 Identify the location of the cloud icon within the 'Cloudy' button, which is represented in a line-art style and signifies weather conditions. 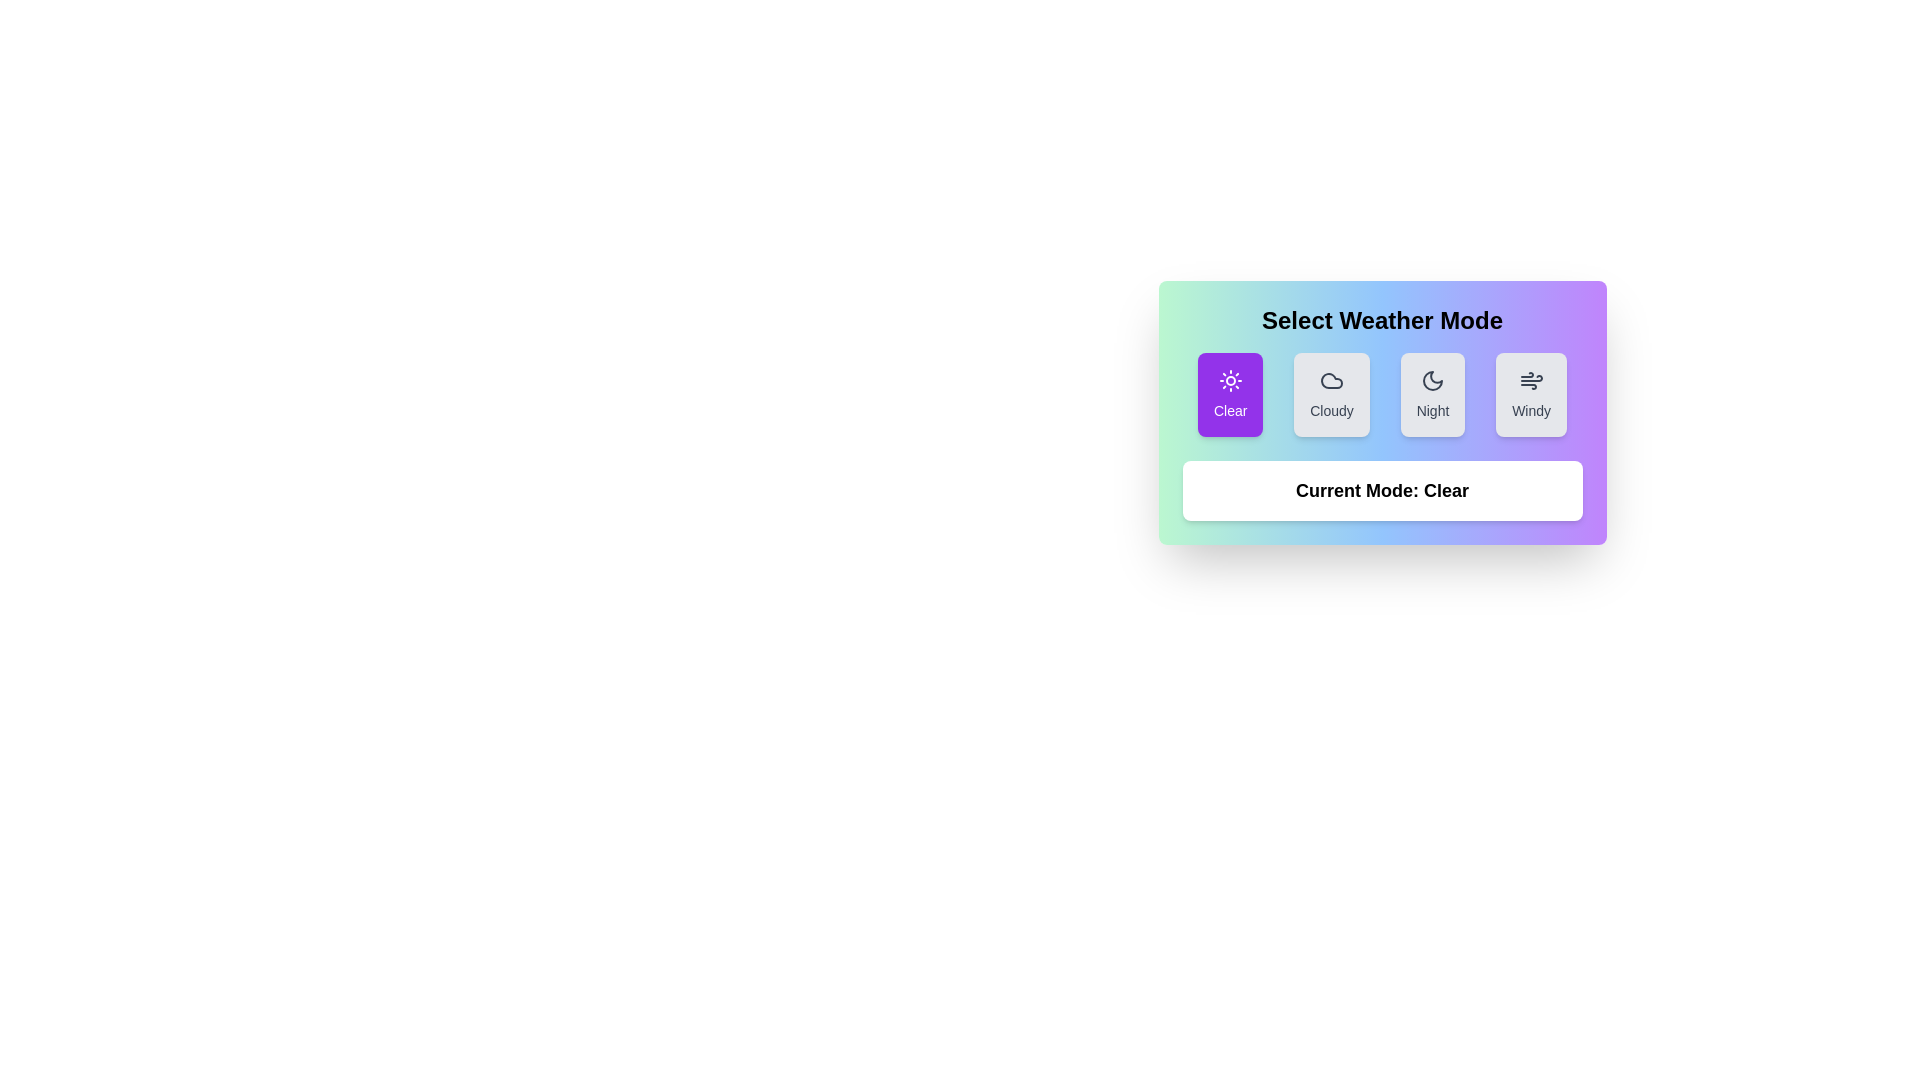
(1331, 381).